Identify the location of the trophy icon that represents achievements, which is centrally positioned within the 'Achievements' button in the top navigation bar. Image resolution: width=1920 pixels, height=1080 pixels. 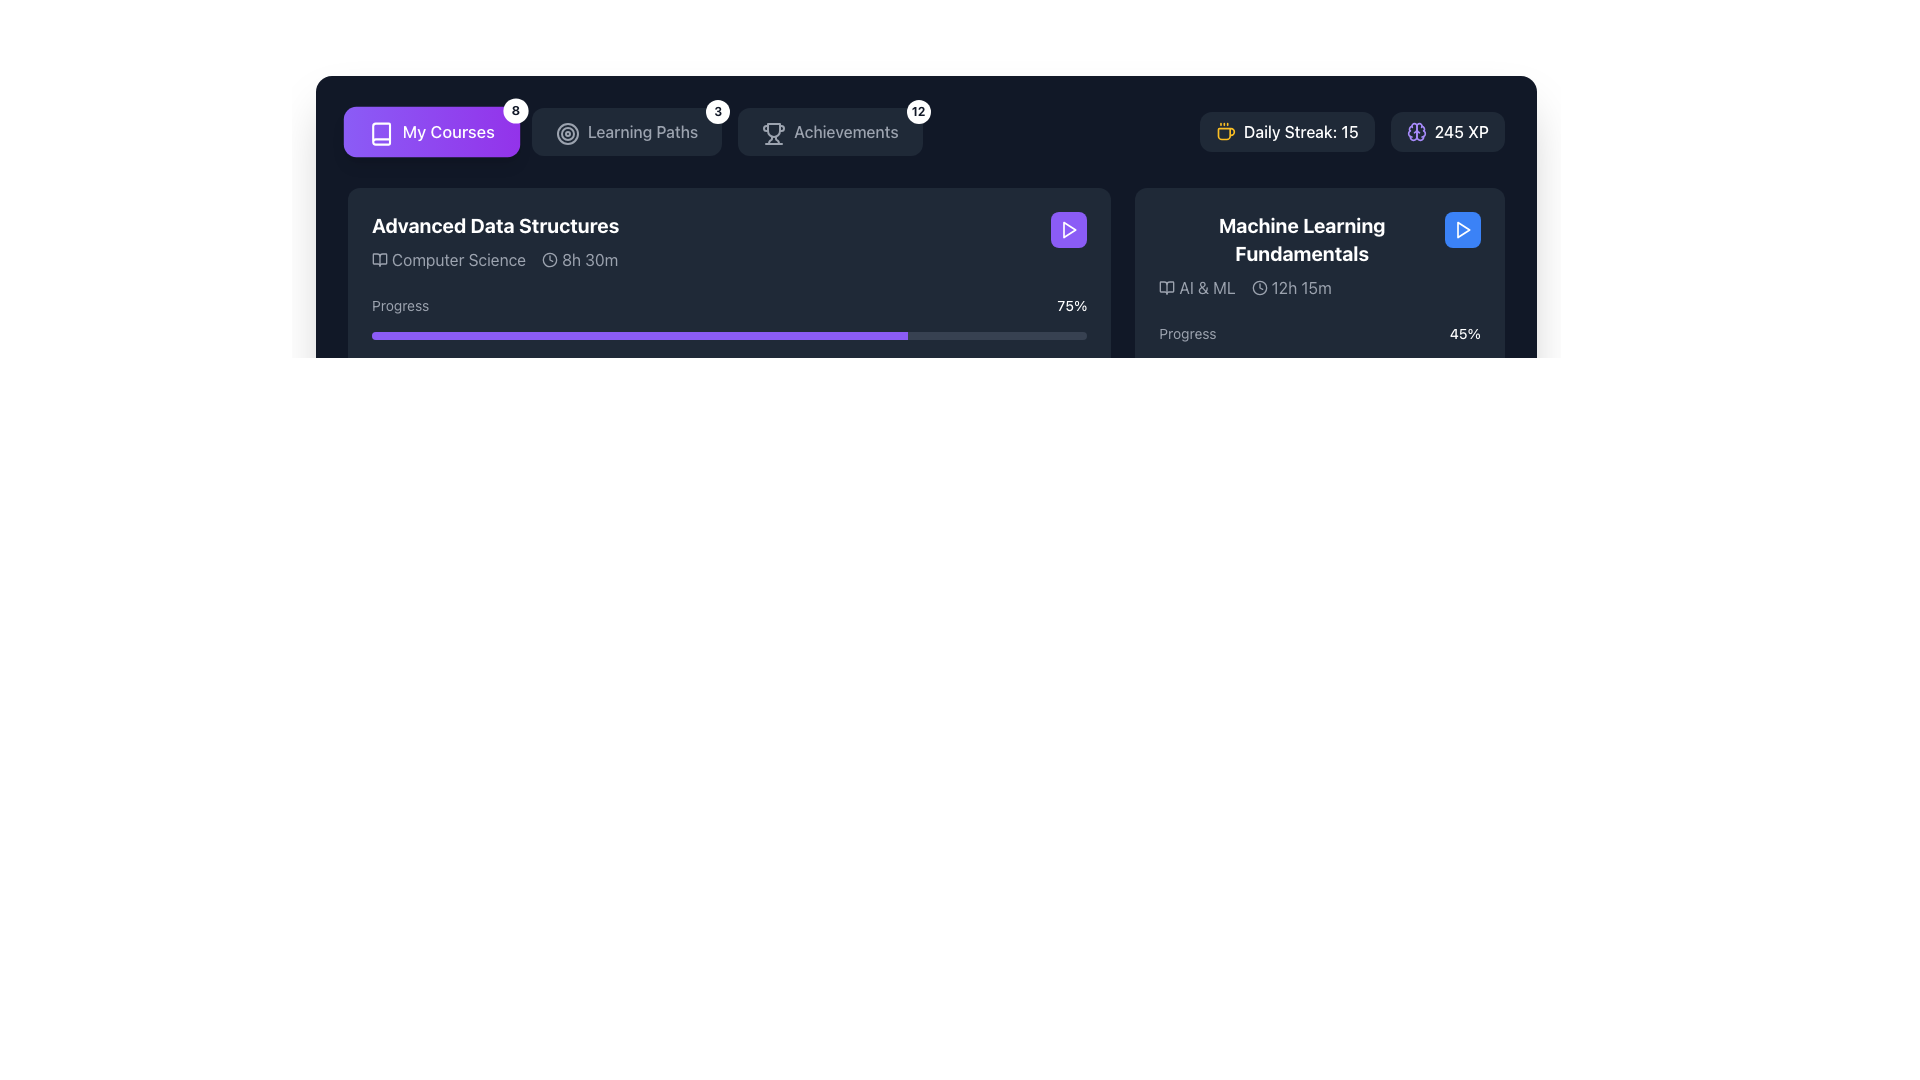
(773, 134).